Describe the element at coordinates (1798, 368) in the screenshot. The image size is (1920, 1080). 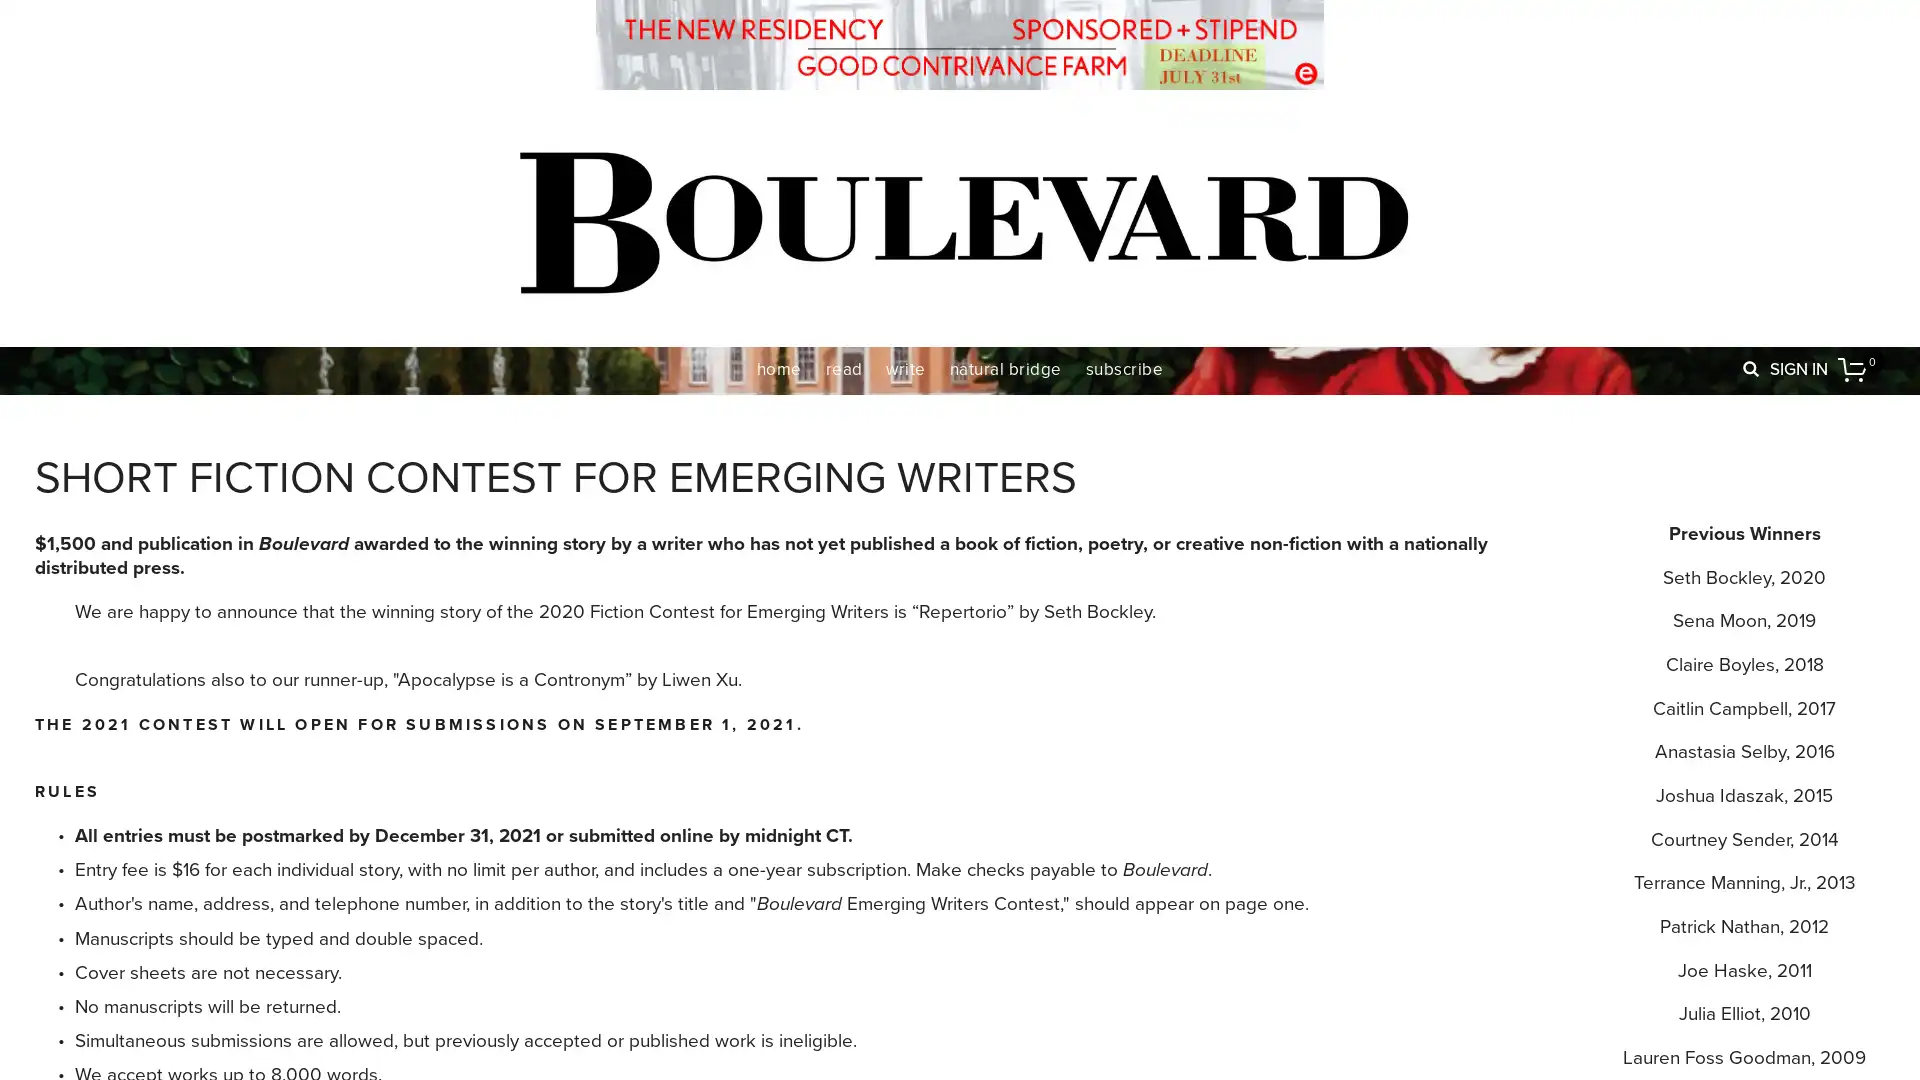
I see `SIGN IN` at that location.